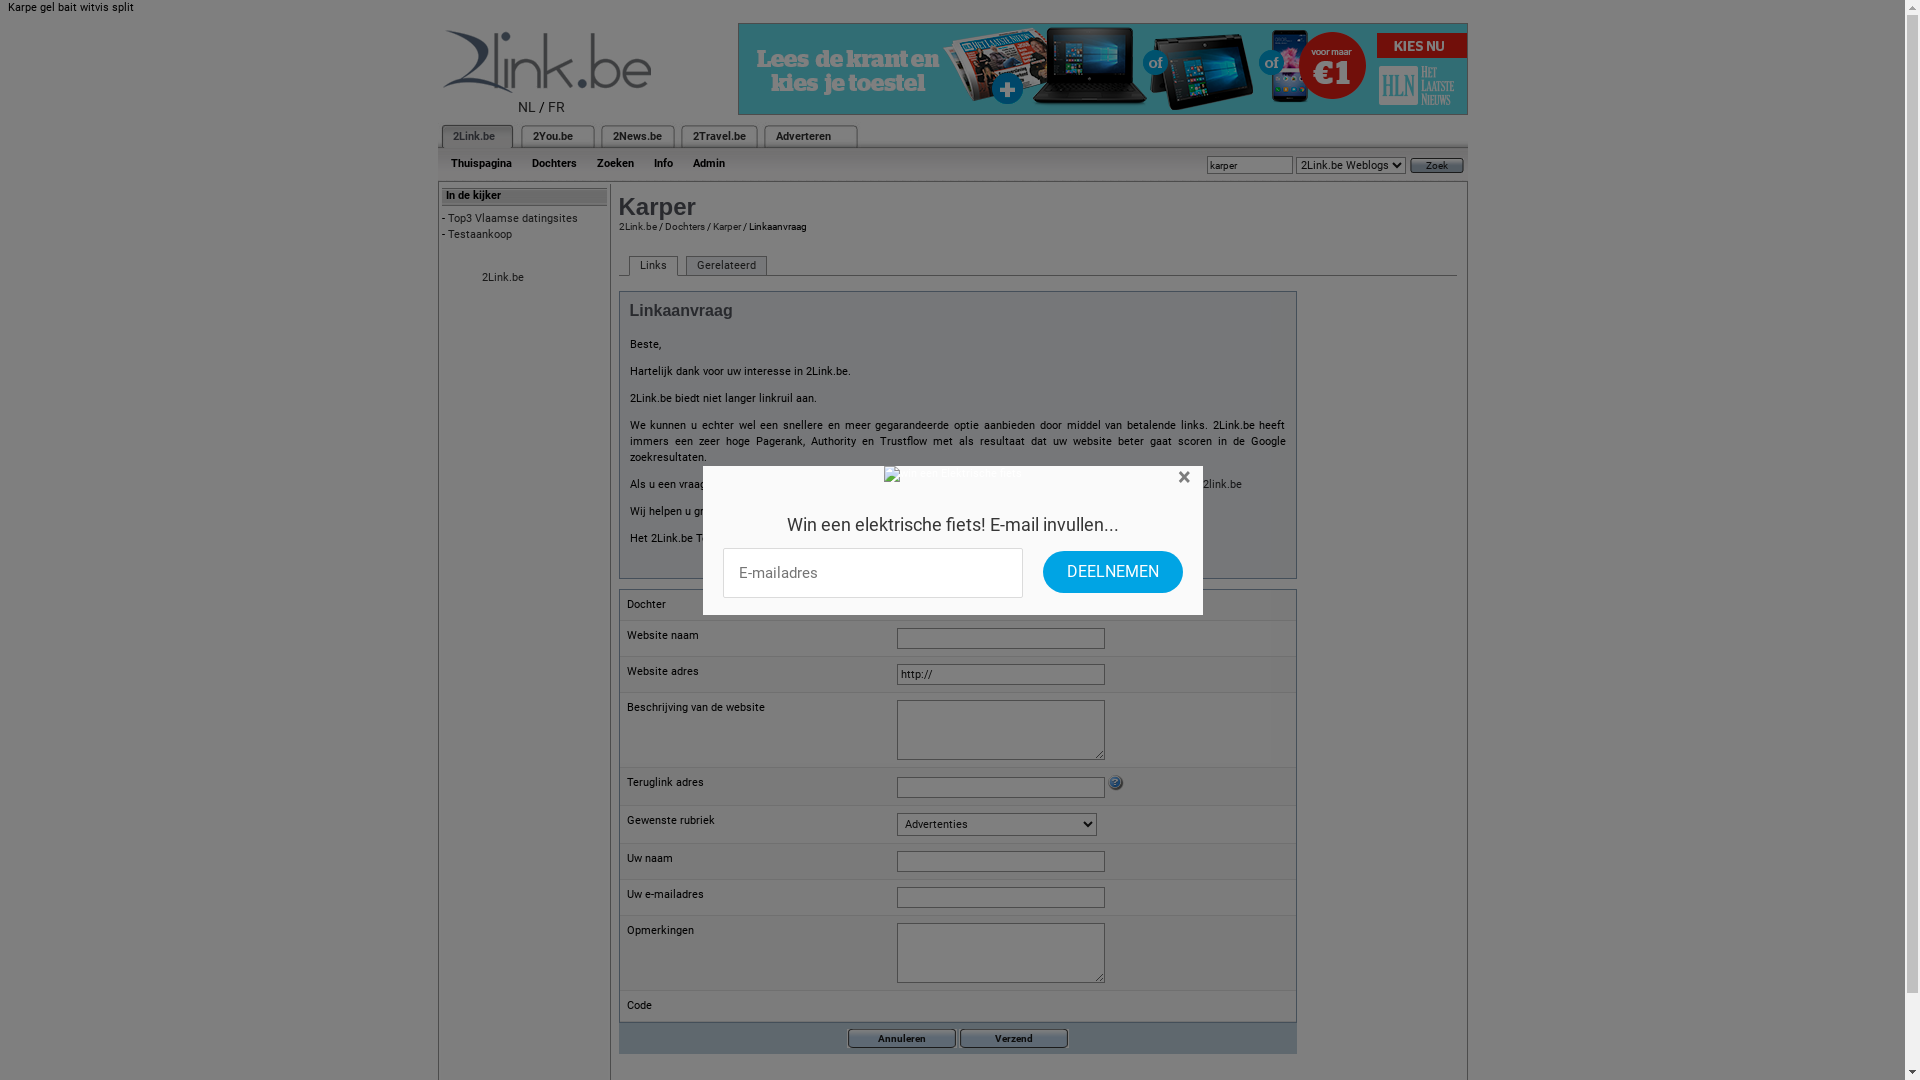 The width and height of the screenshot is (1920, 1080). Describe the element at coordinates (481, 277) in the screenshot. I see `'2Link.be'` at that location.